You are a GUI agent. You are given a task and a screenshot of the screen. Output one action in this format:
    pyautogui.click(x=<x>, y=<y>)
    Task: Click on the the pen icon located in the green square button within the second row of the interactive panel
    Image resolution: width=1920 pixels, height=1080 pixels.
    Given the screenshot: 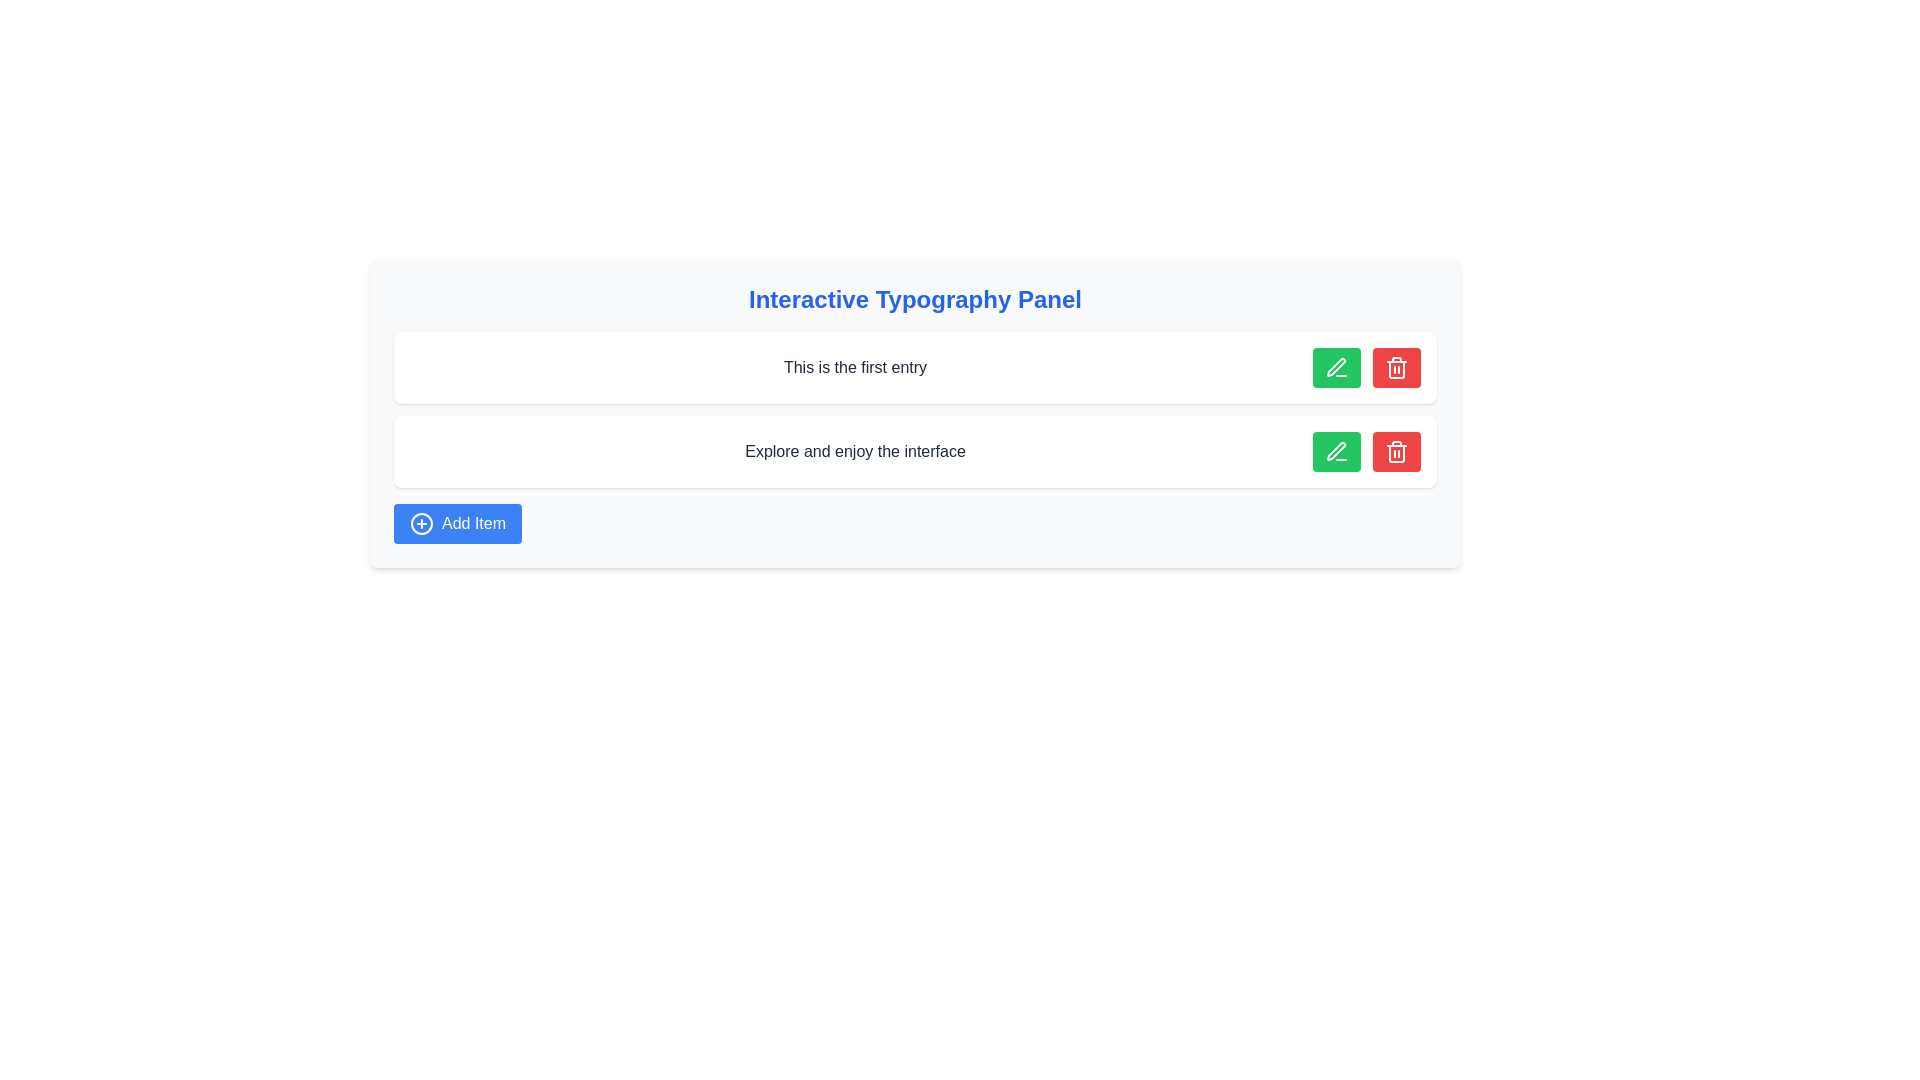 What is the action you would take?
    pyautogui.click(x=1335, y=451)
    